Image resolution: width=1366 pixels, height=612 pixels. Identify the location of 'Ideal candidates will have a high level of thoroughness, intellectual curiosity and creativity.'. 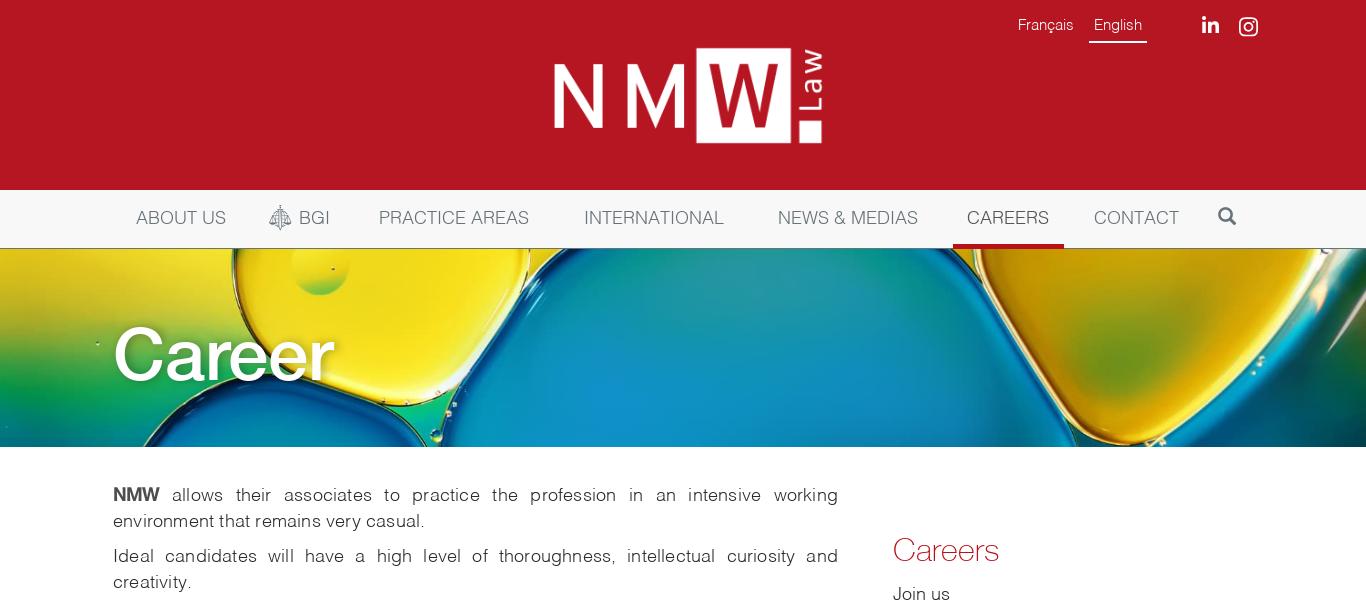
(475, 569).